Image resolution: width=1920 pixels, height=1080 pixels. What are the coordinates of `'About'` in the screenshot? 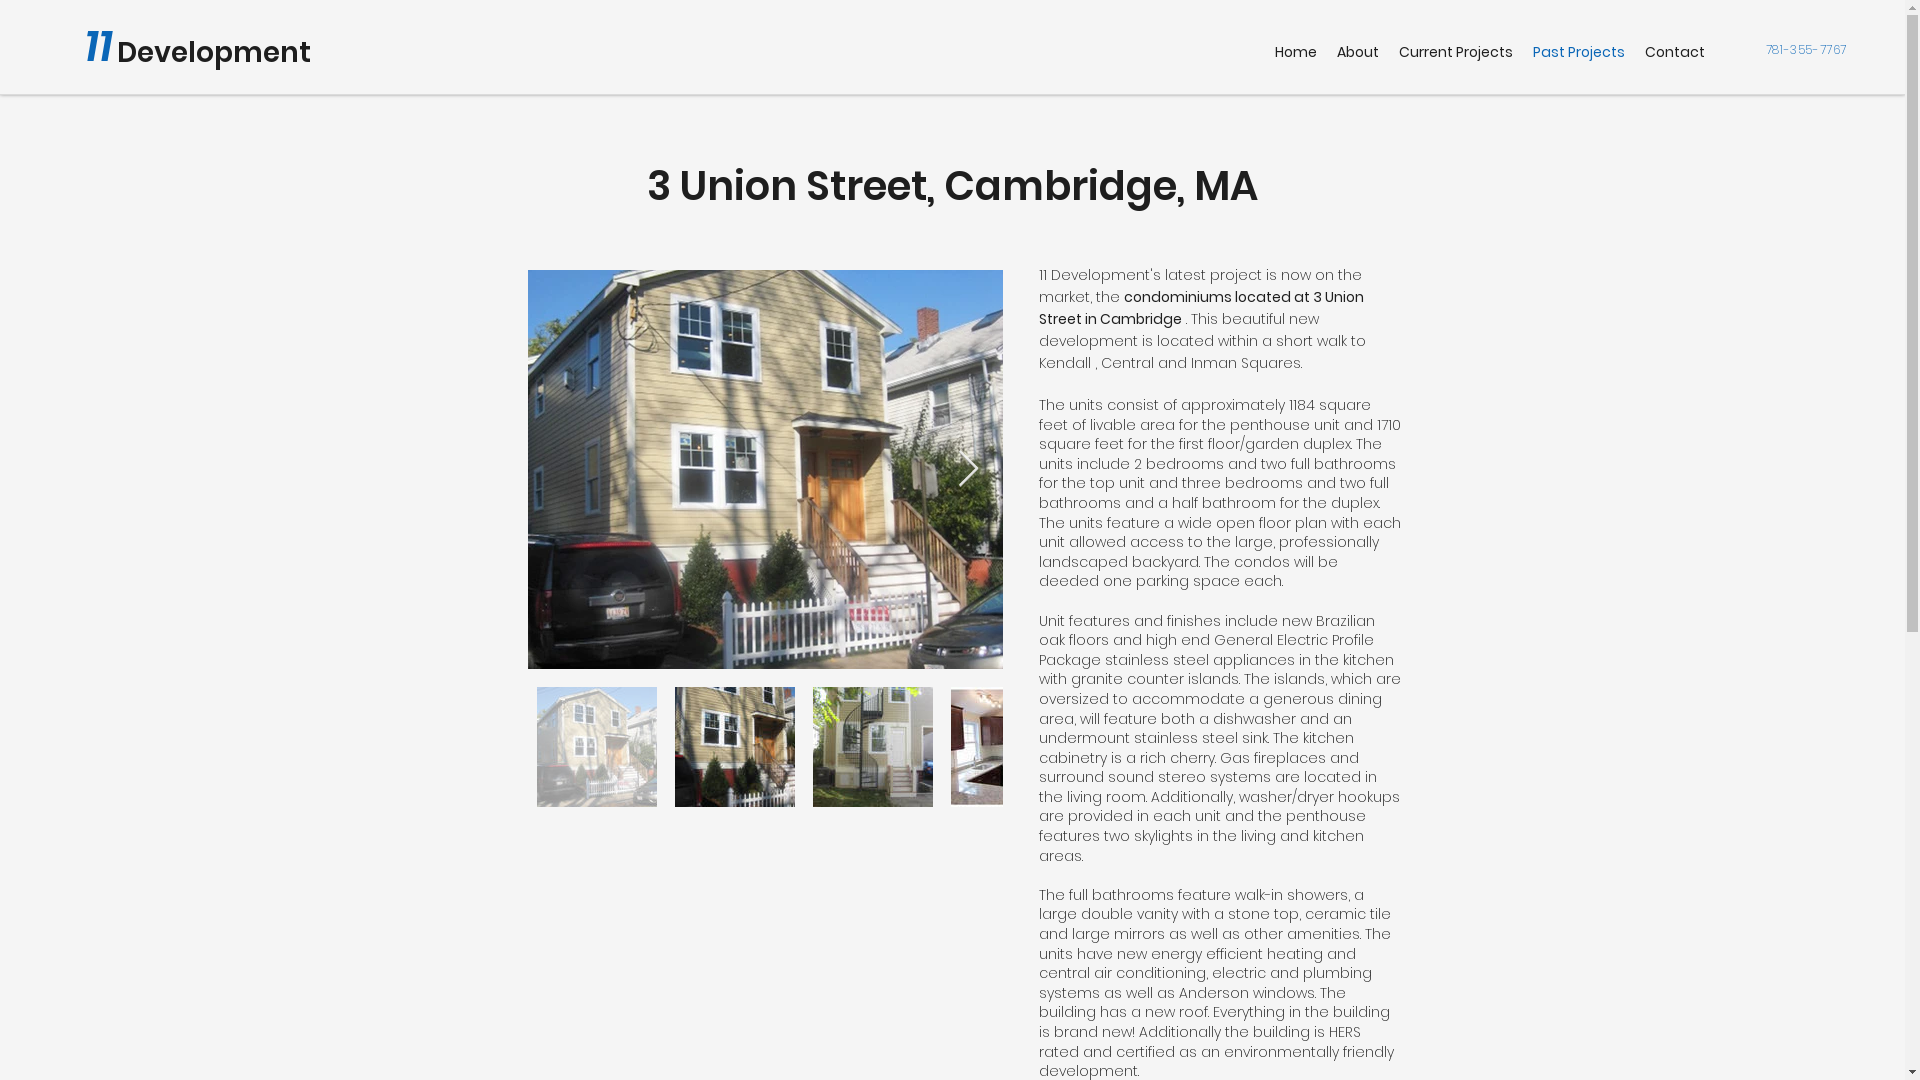 It's located at (1358, 51).